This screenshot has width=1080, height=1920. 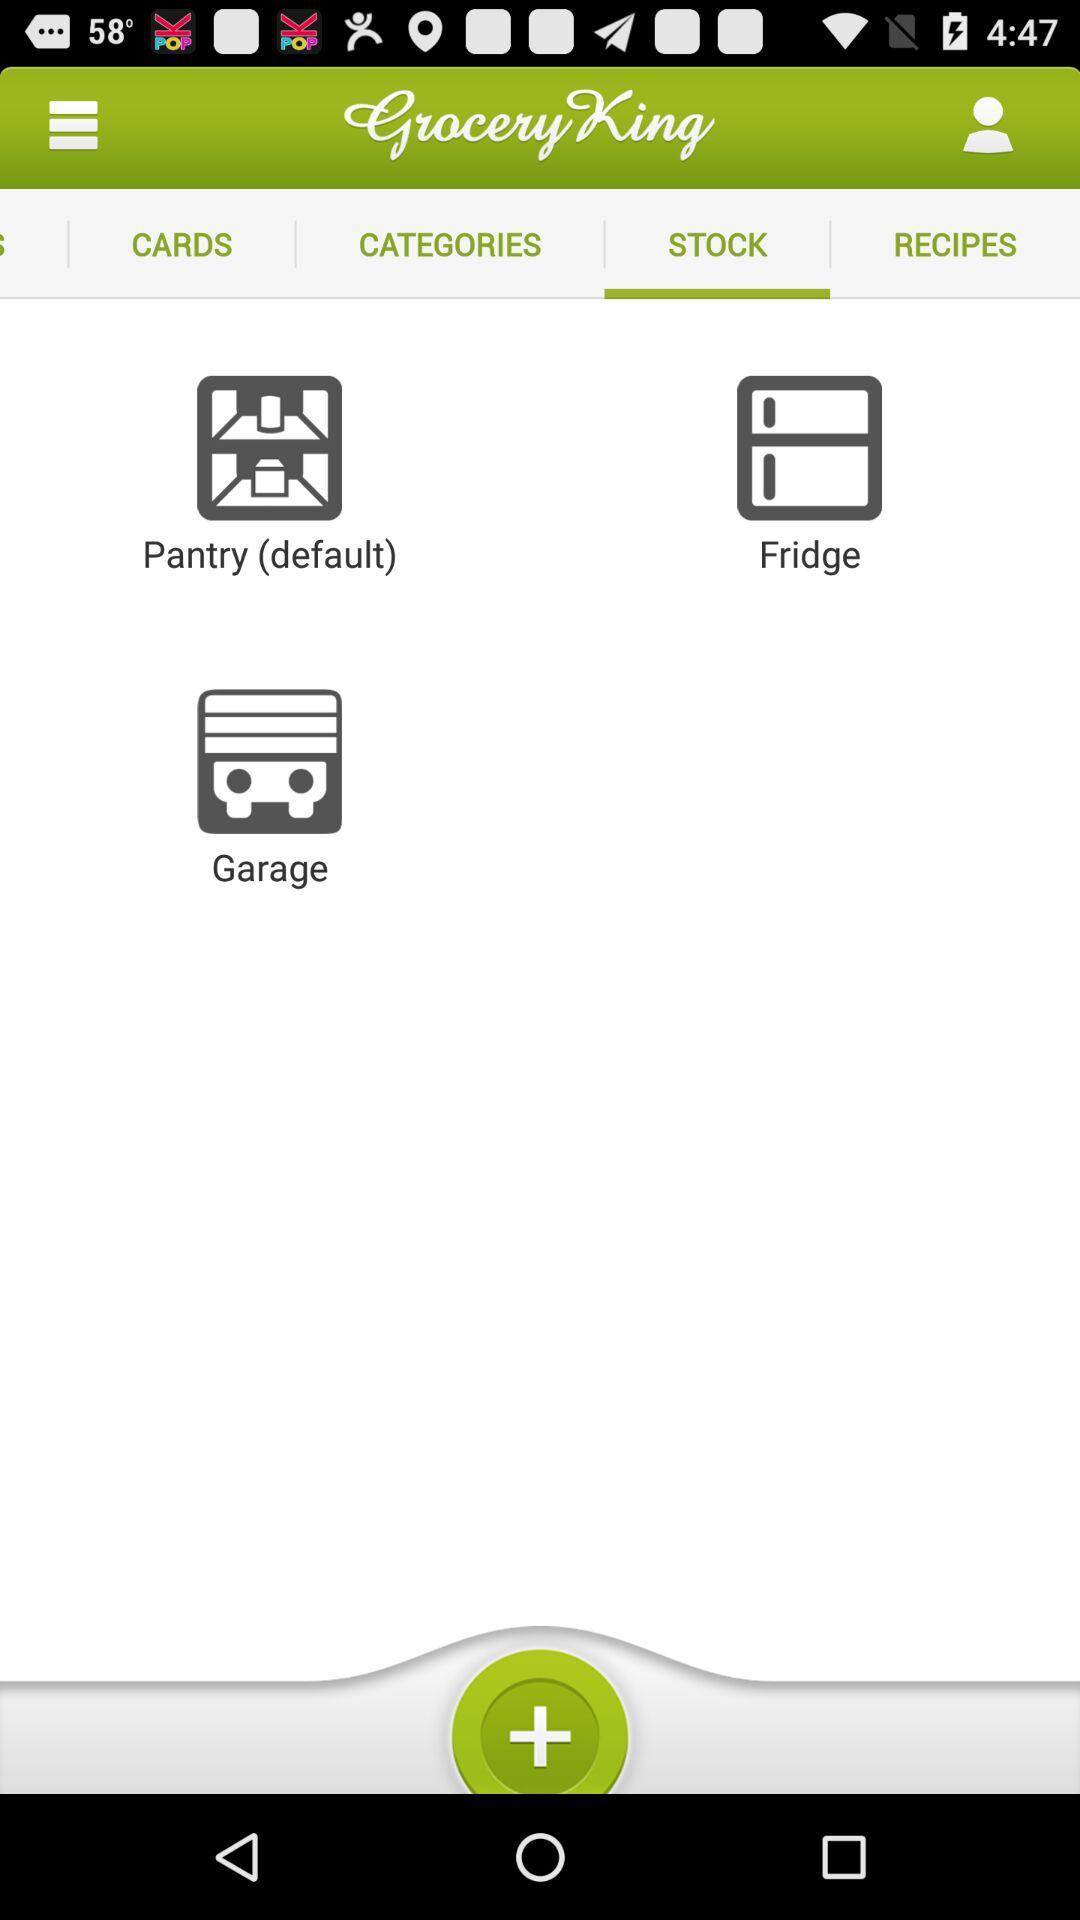 What do you see at coordinates (181, 243) in the screenshot?
I see `item to the right of the lists app` at bounding box center [181, 243].